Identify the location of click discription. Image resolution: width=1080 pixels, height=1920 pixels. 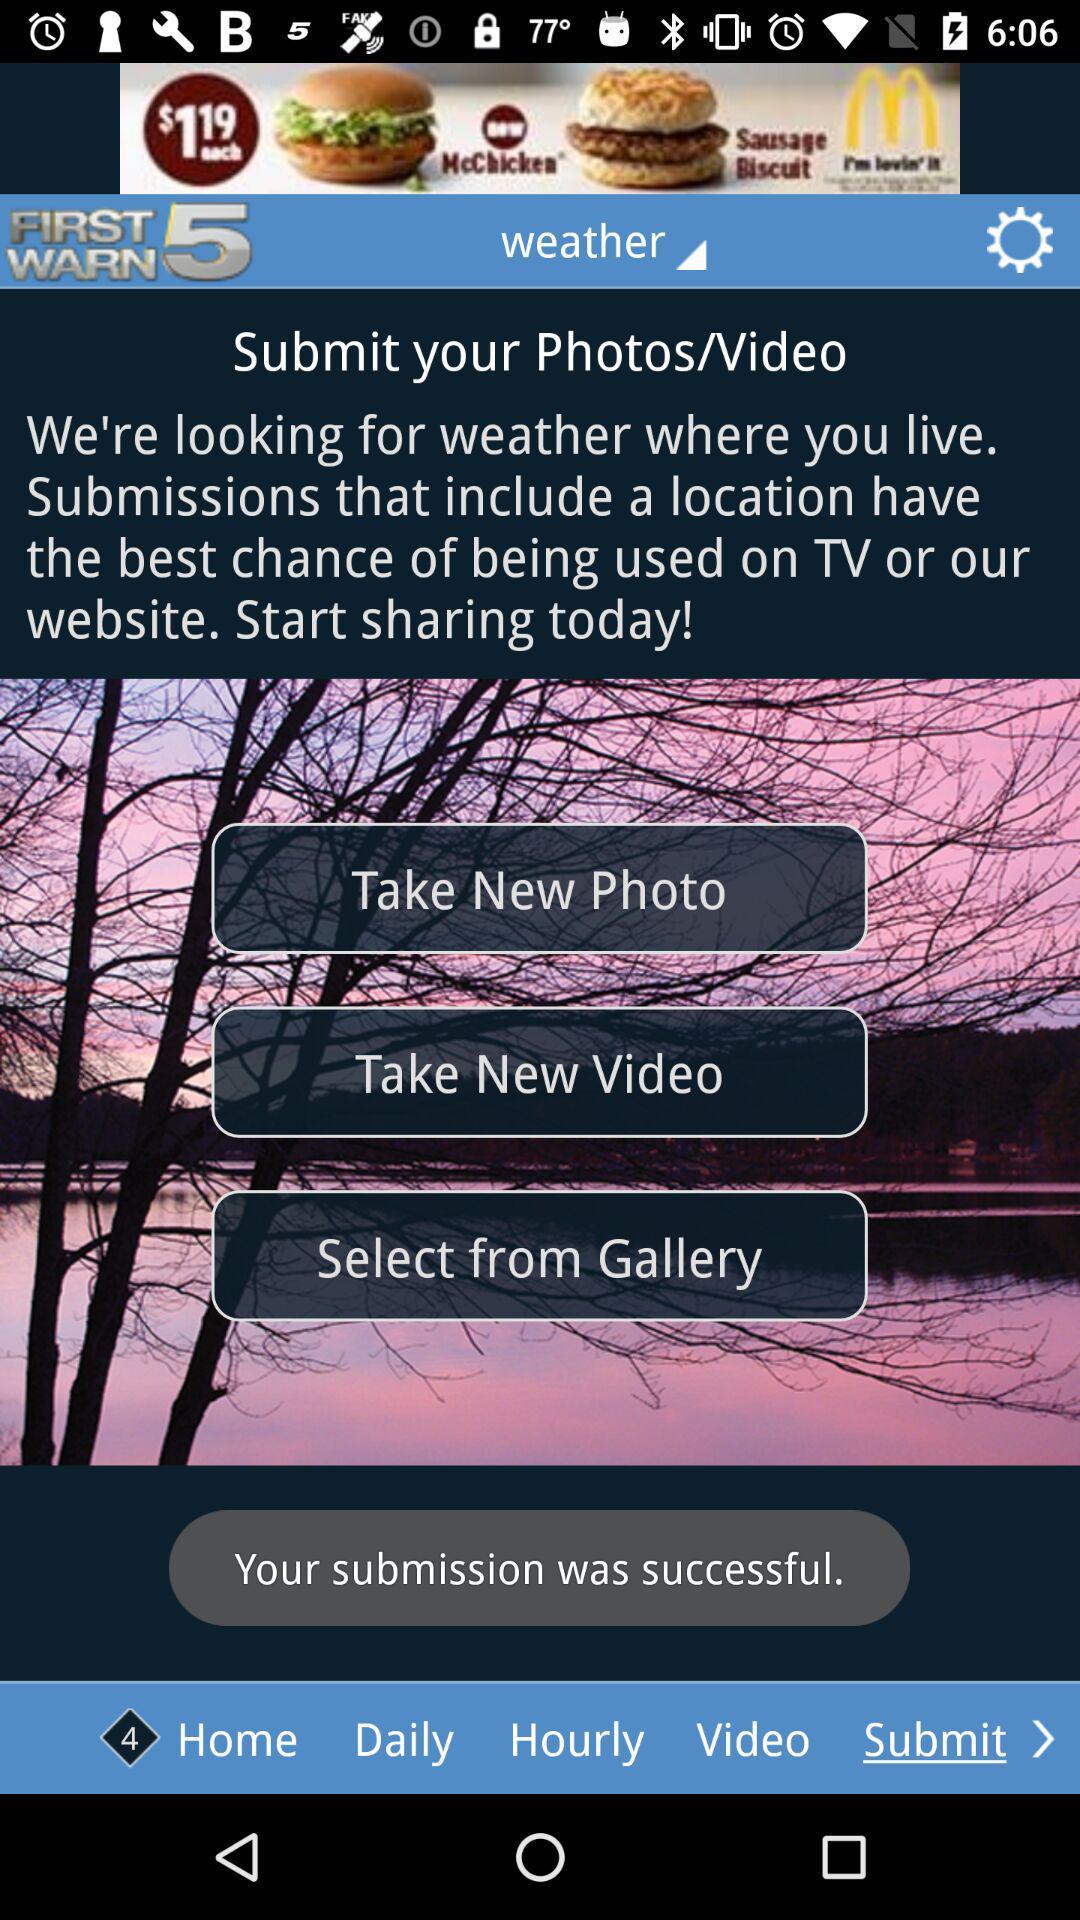
(540, 127).